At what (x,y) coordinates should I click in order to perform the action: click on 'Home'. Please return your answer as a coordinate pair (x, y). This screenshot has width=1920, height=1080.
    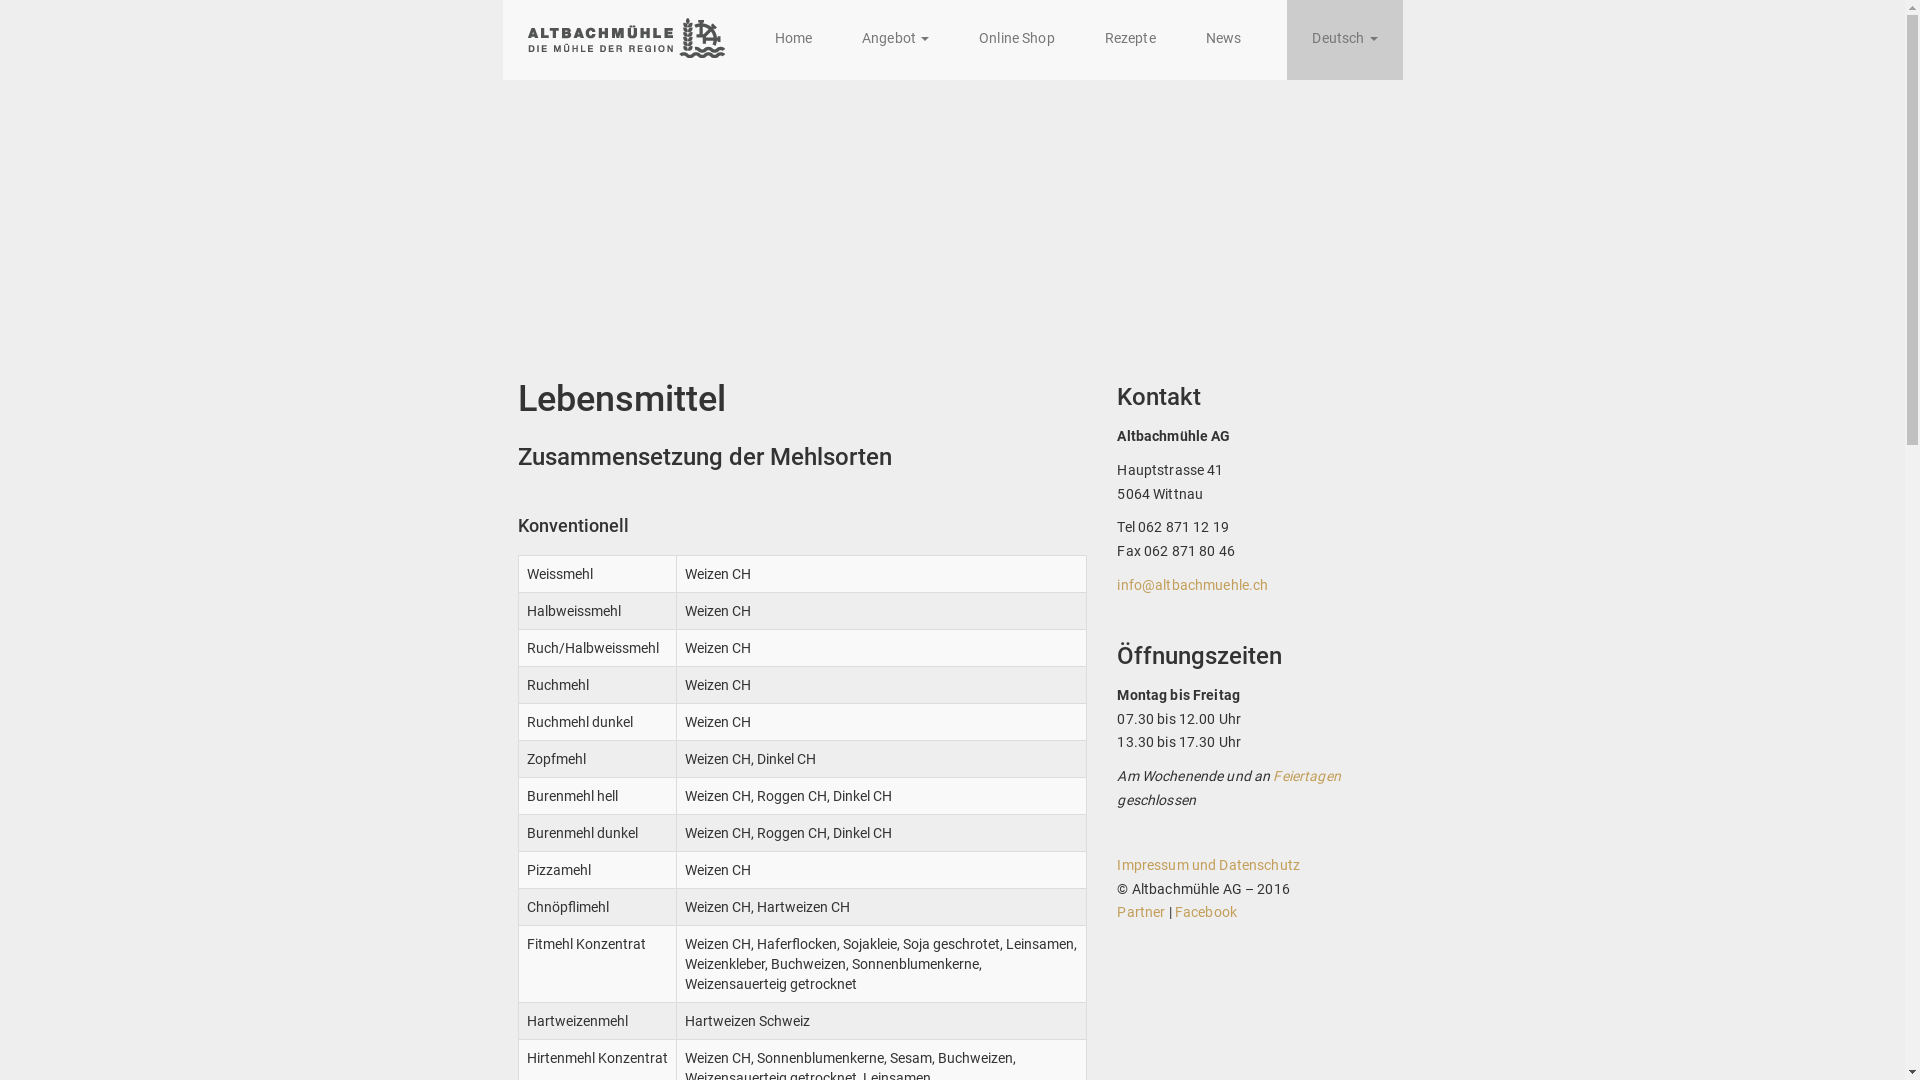
    Looking at the image, I should click on (792, 39).